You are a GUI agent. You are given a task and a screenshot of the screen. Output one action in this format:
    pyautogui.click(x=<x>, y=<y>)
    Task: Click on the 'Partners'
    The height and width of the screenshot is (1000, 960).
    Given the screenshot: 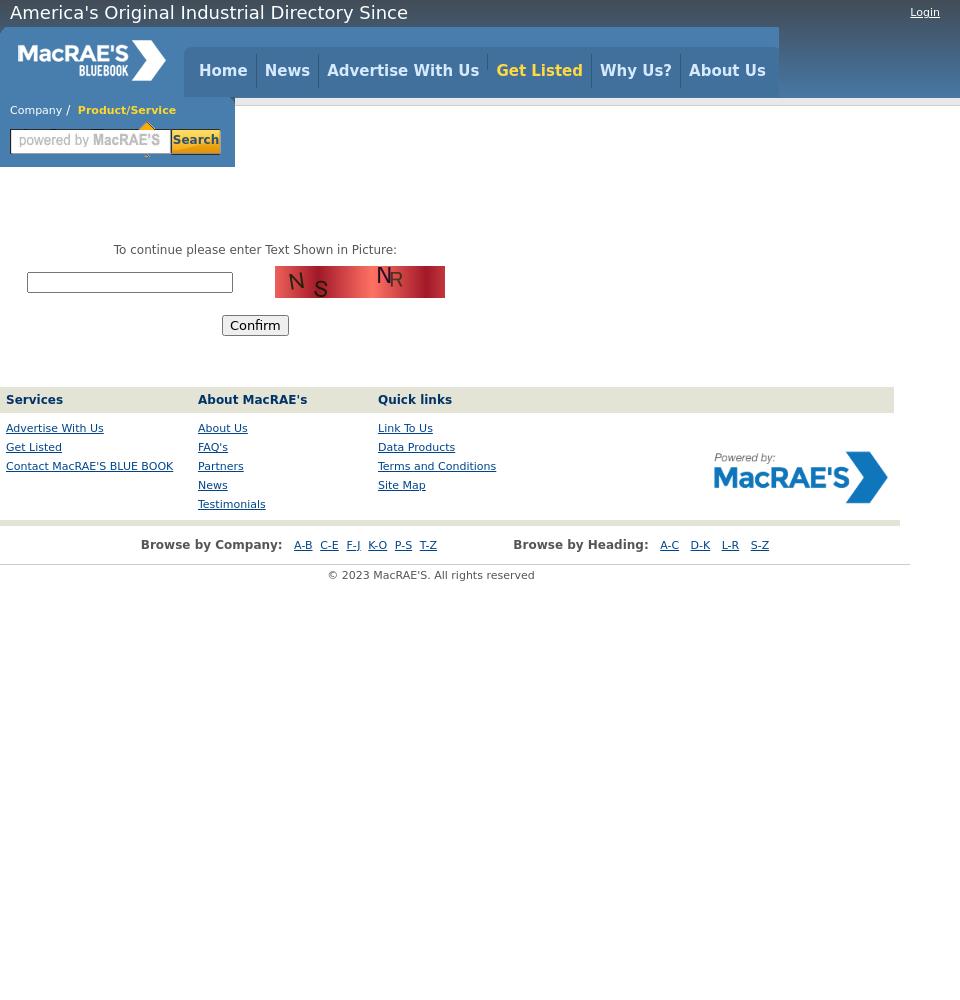 What is the action you would take?
    pyautogui.click(x=220, y=465)
    